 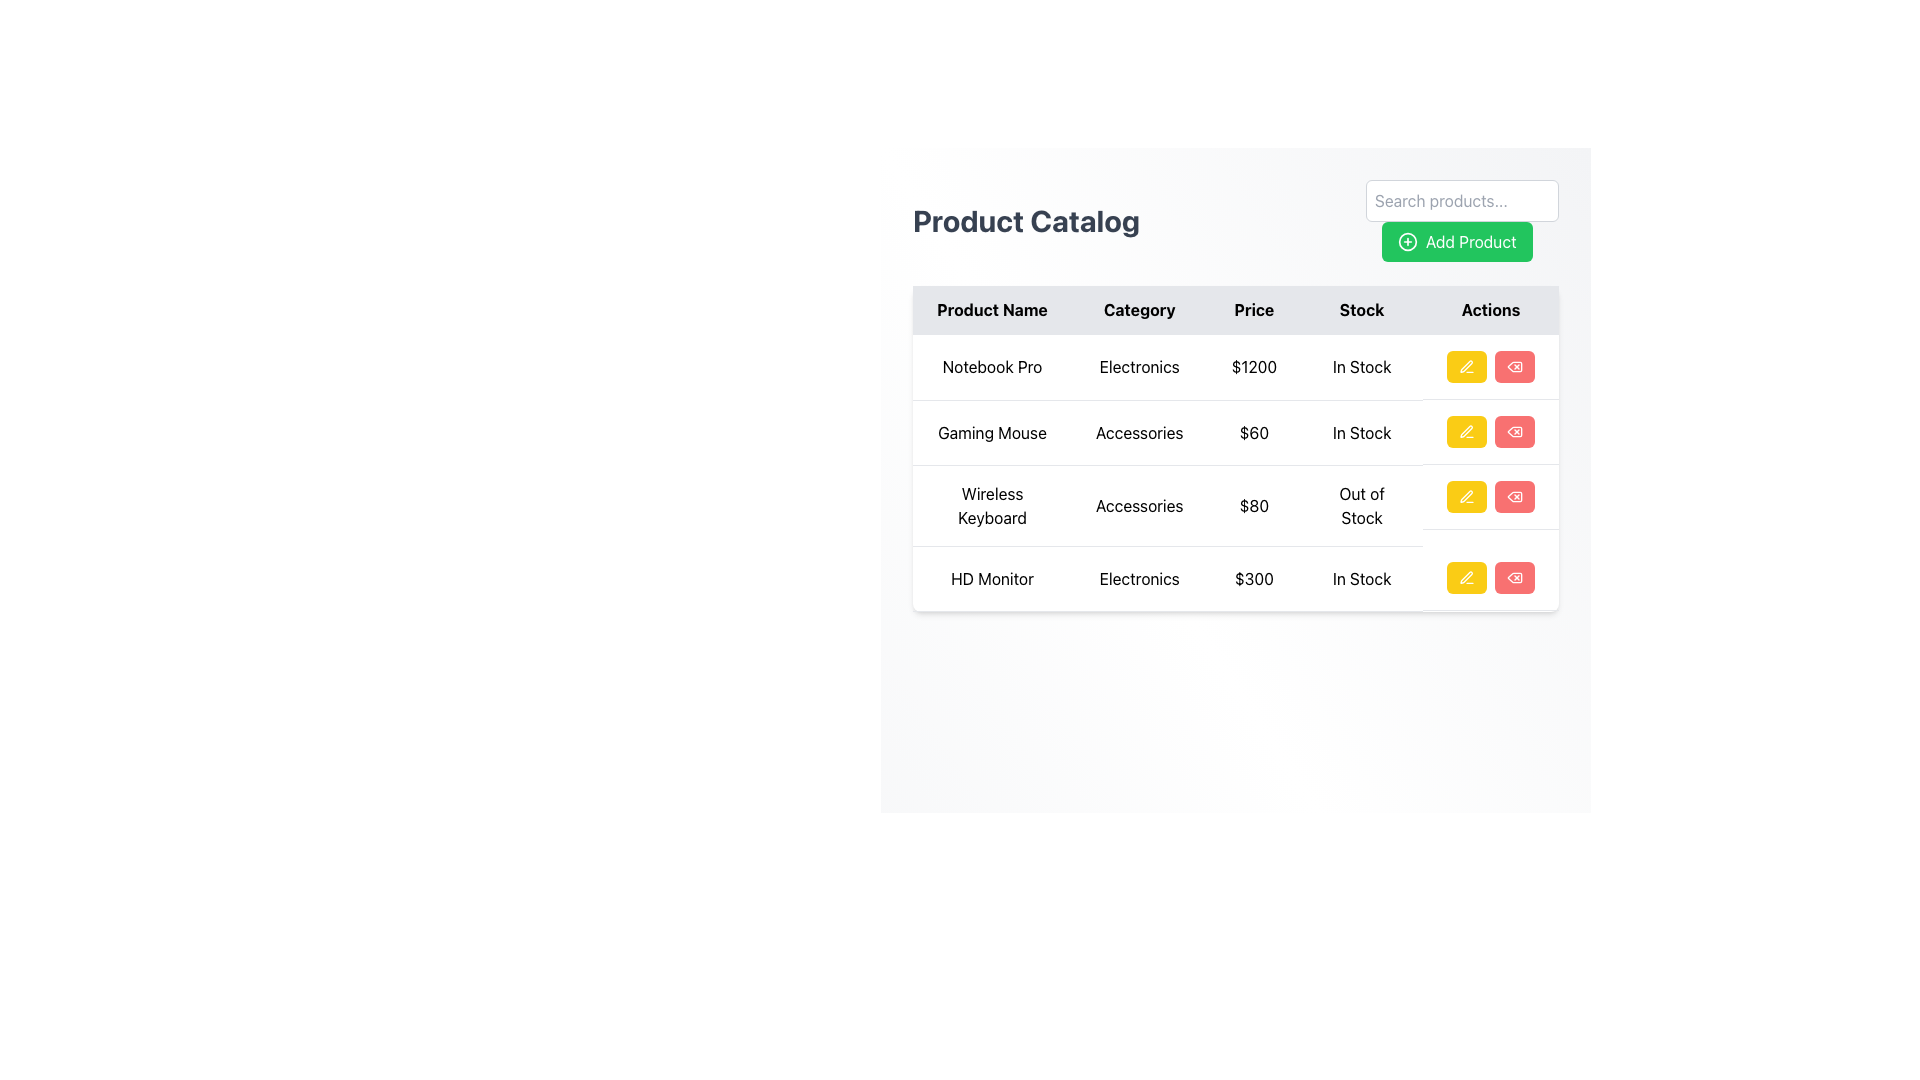 I want to click on keyboard navigation, so click(x=1491, y=431).